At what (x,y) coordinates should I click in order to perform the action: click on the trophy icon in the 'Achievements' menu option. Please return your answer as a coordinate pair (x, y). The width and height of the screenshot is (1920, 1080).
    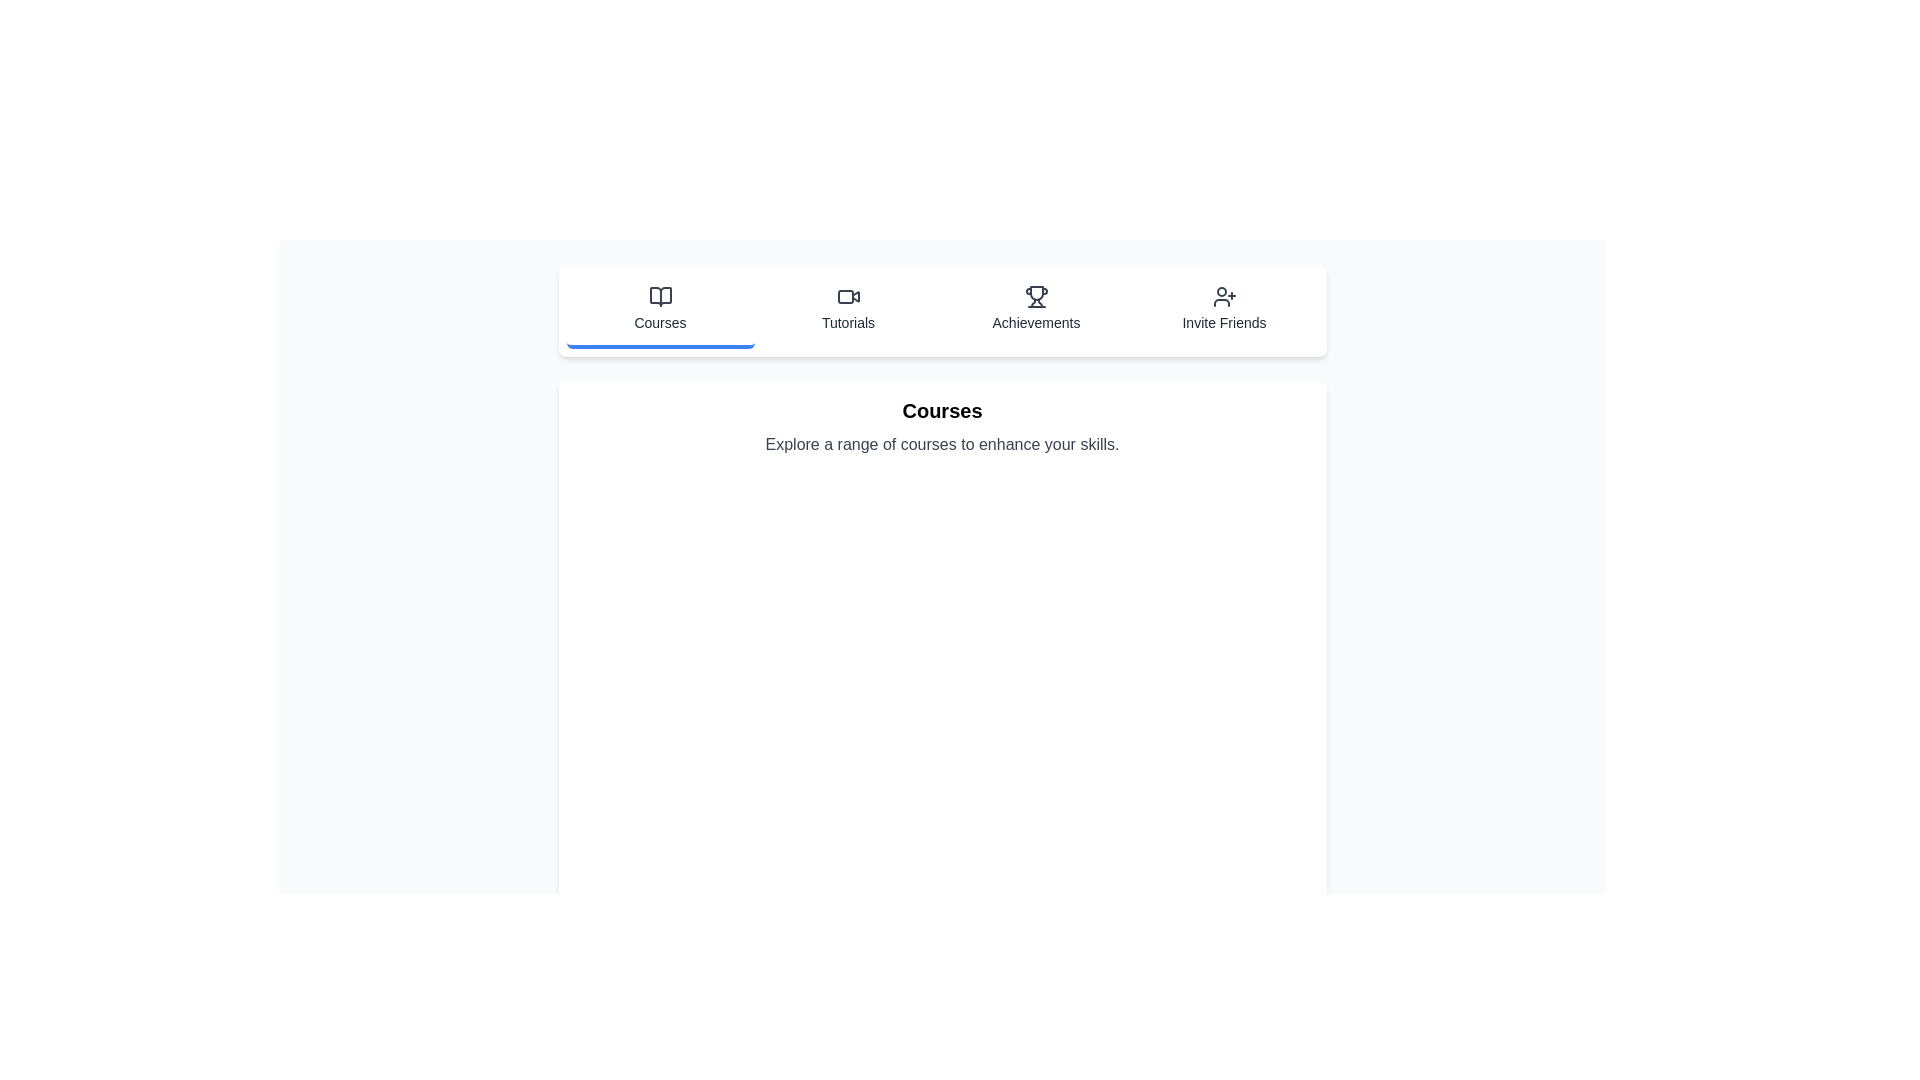
    Looking at the image, I should click on (1036, 297).